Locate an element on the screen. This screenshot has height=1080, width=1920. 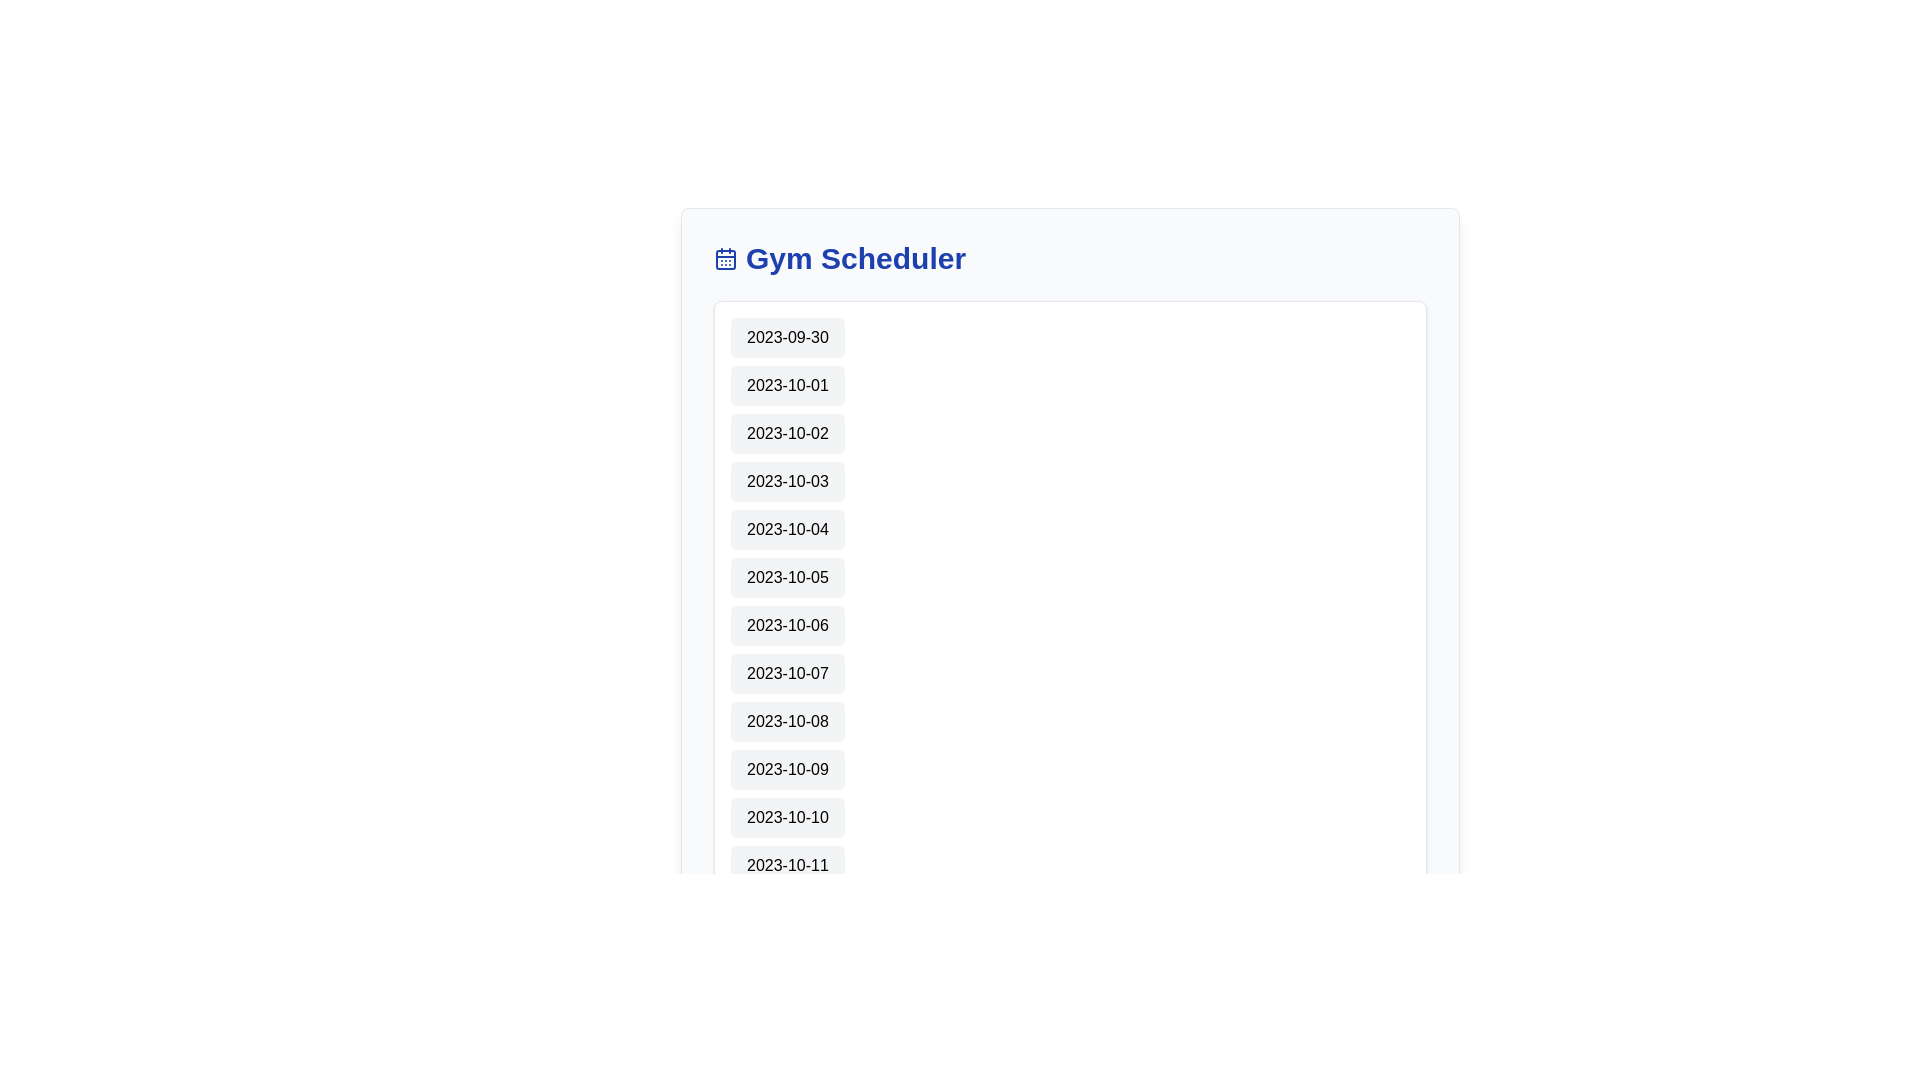
the button displaying '2023-10-01', which is part of a vertically aligned list and is the second item in the list is located at coordinates (786, 385).